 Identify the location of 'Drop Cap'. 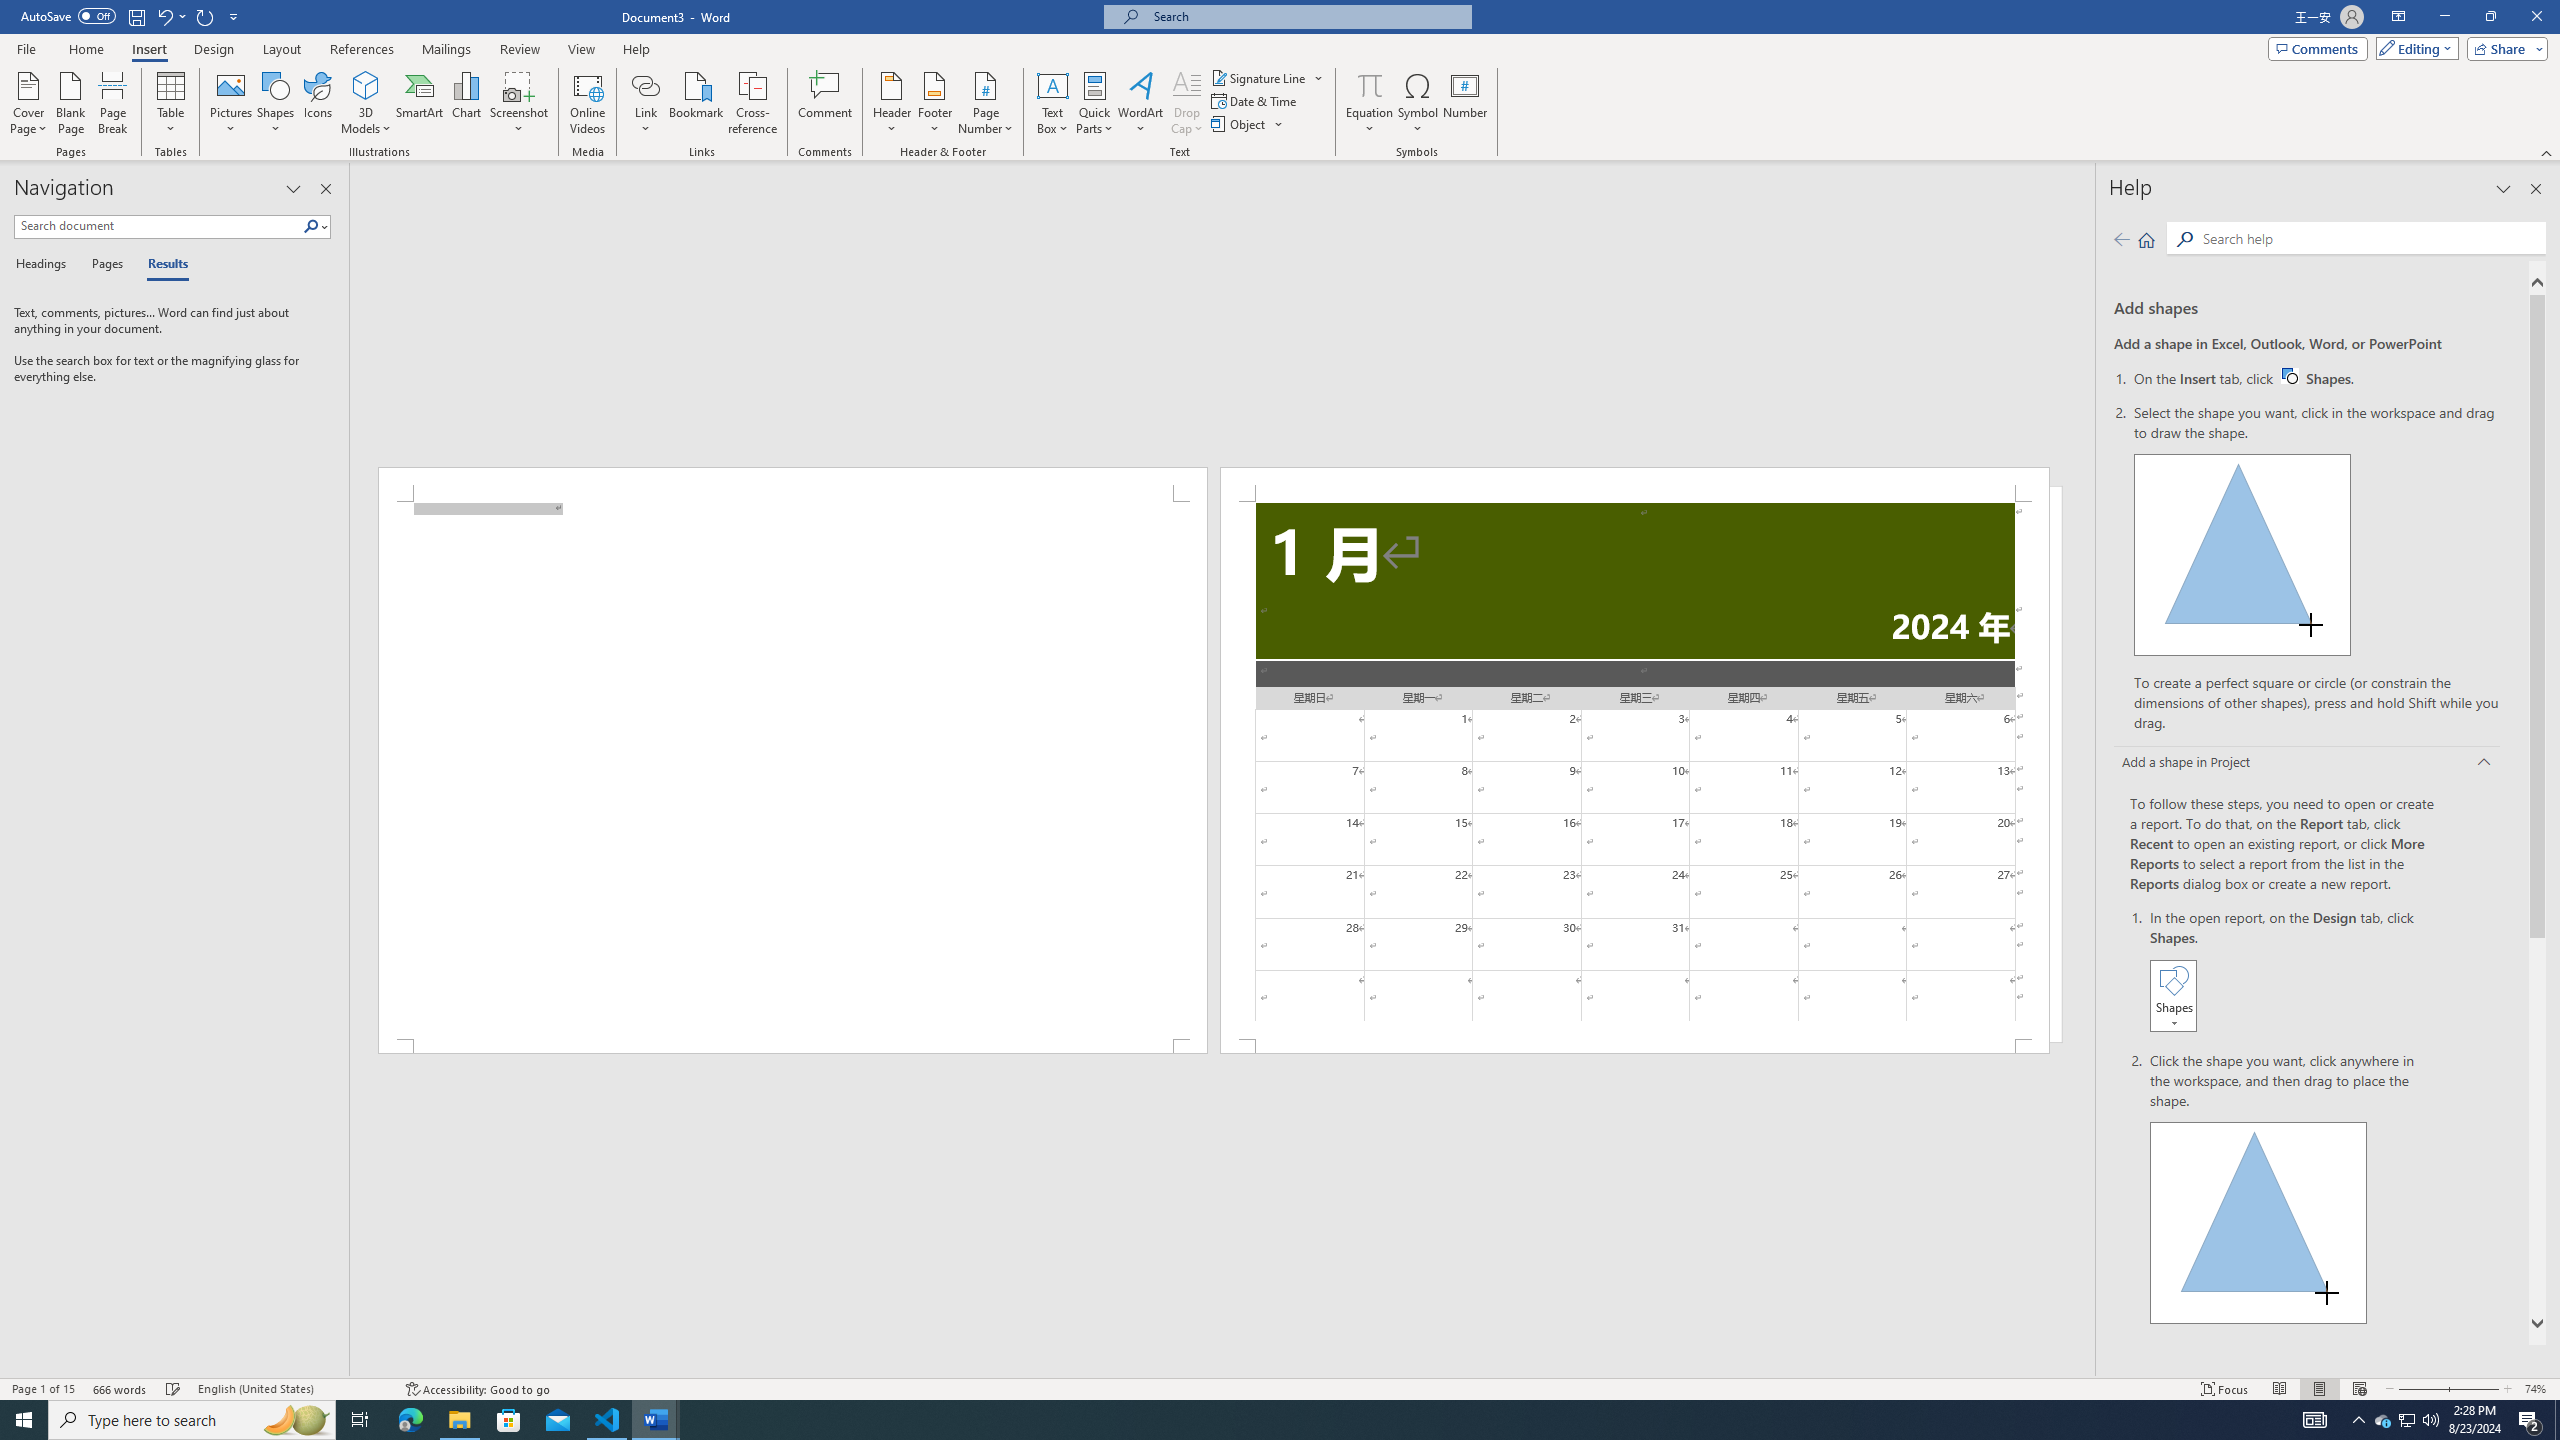
(1186, 103).